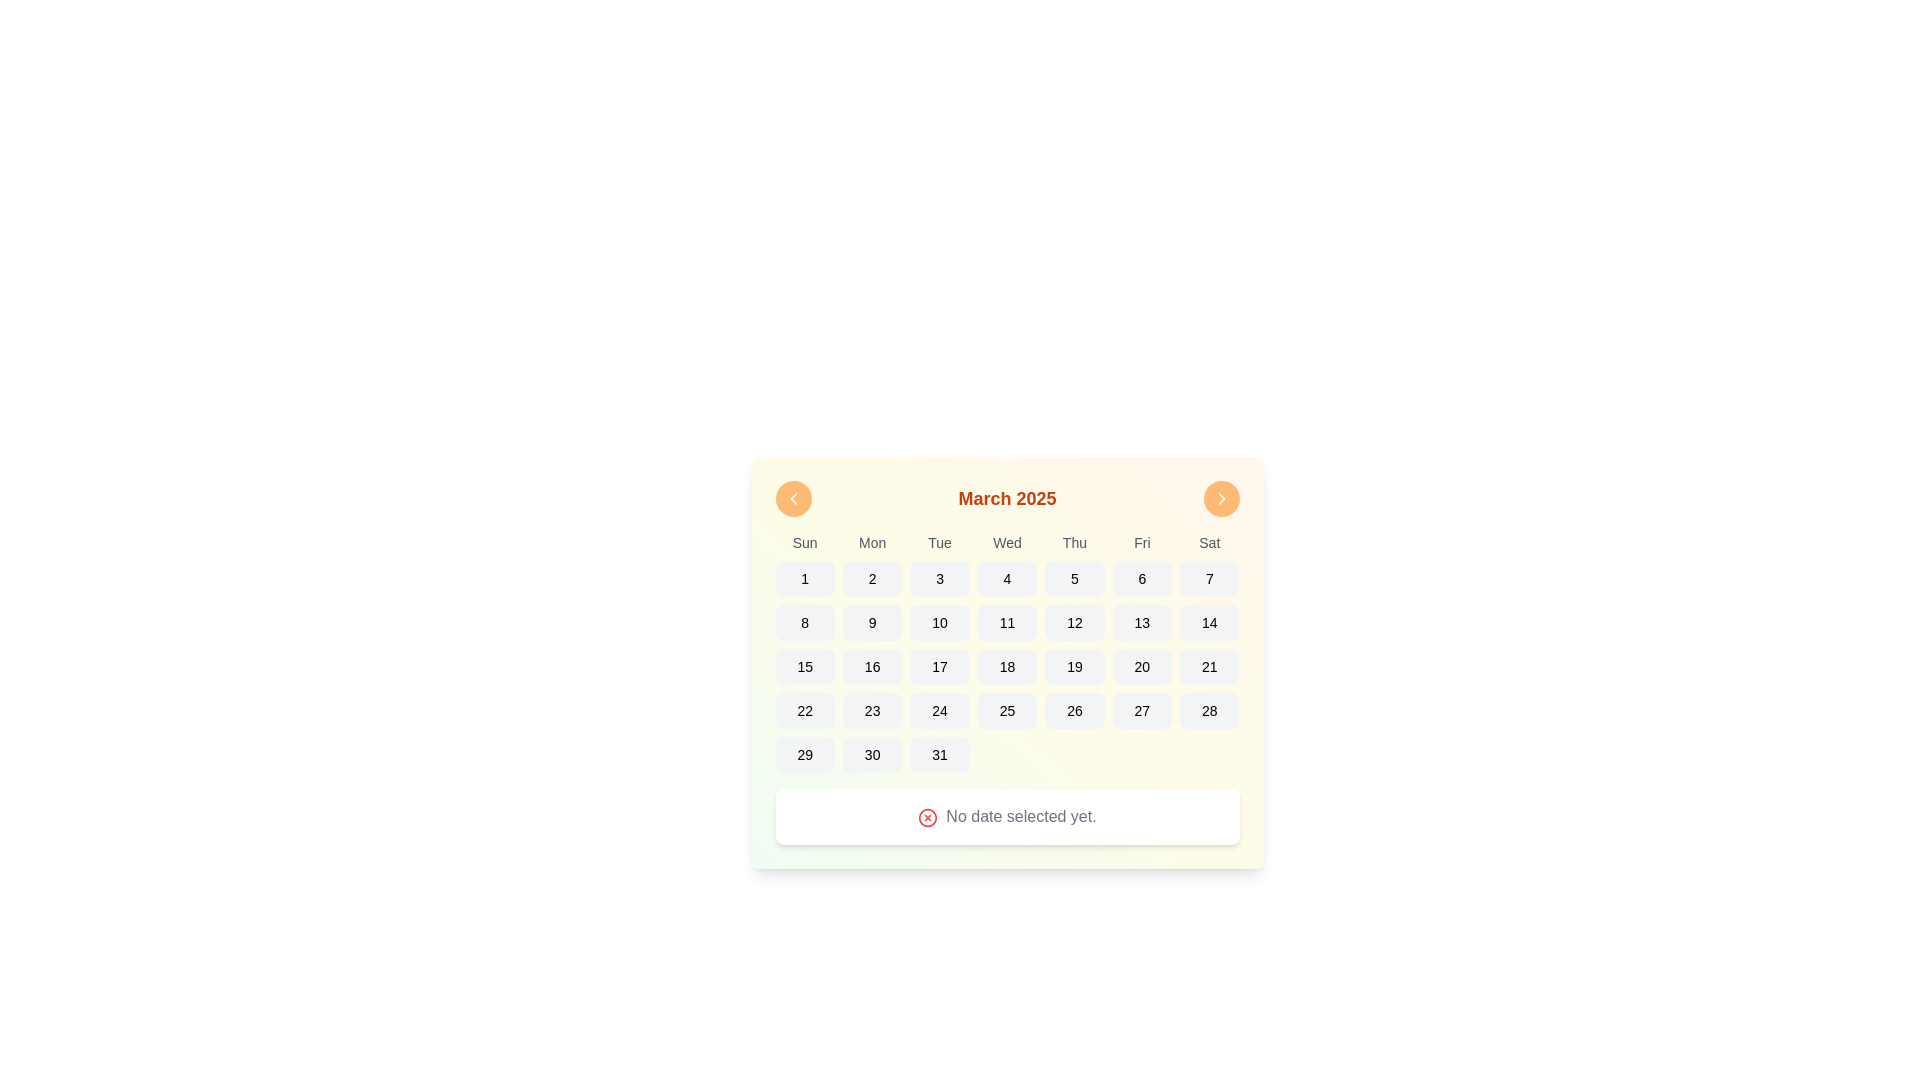 The image size is (1920, 1080). What do you see at coordinates (1142, 709) in the screenshot?
I see `the calendar day box displaying the number '27'` at bounding box center [1142, 709].